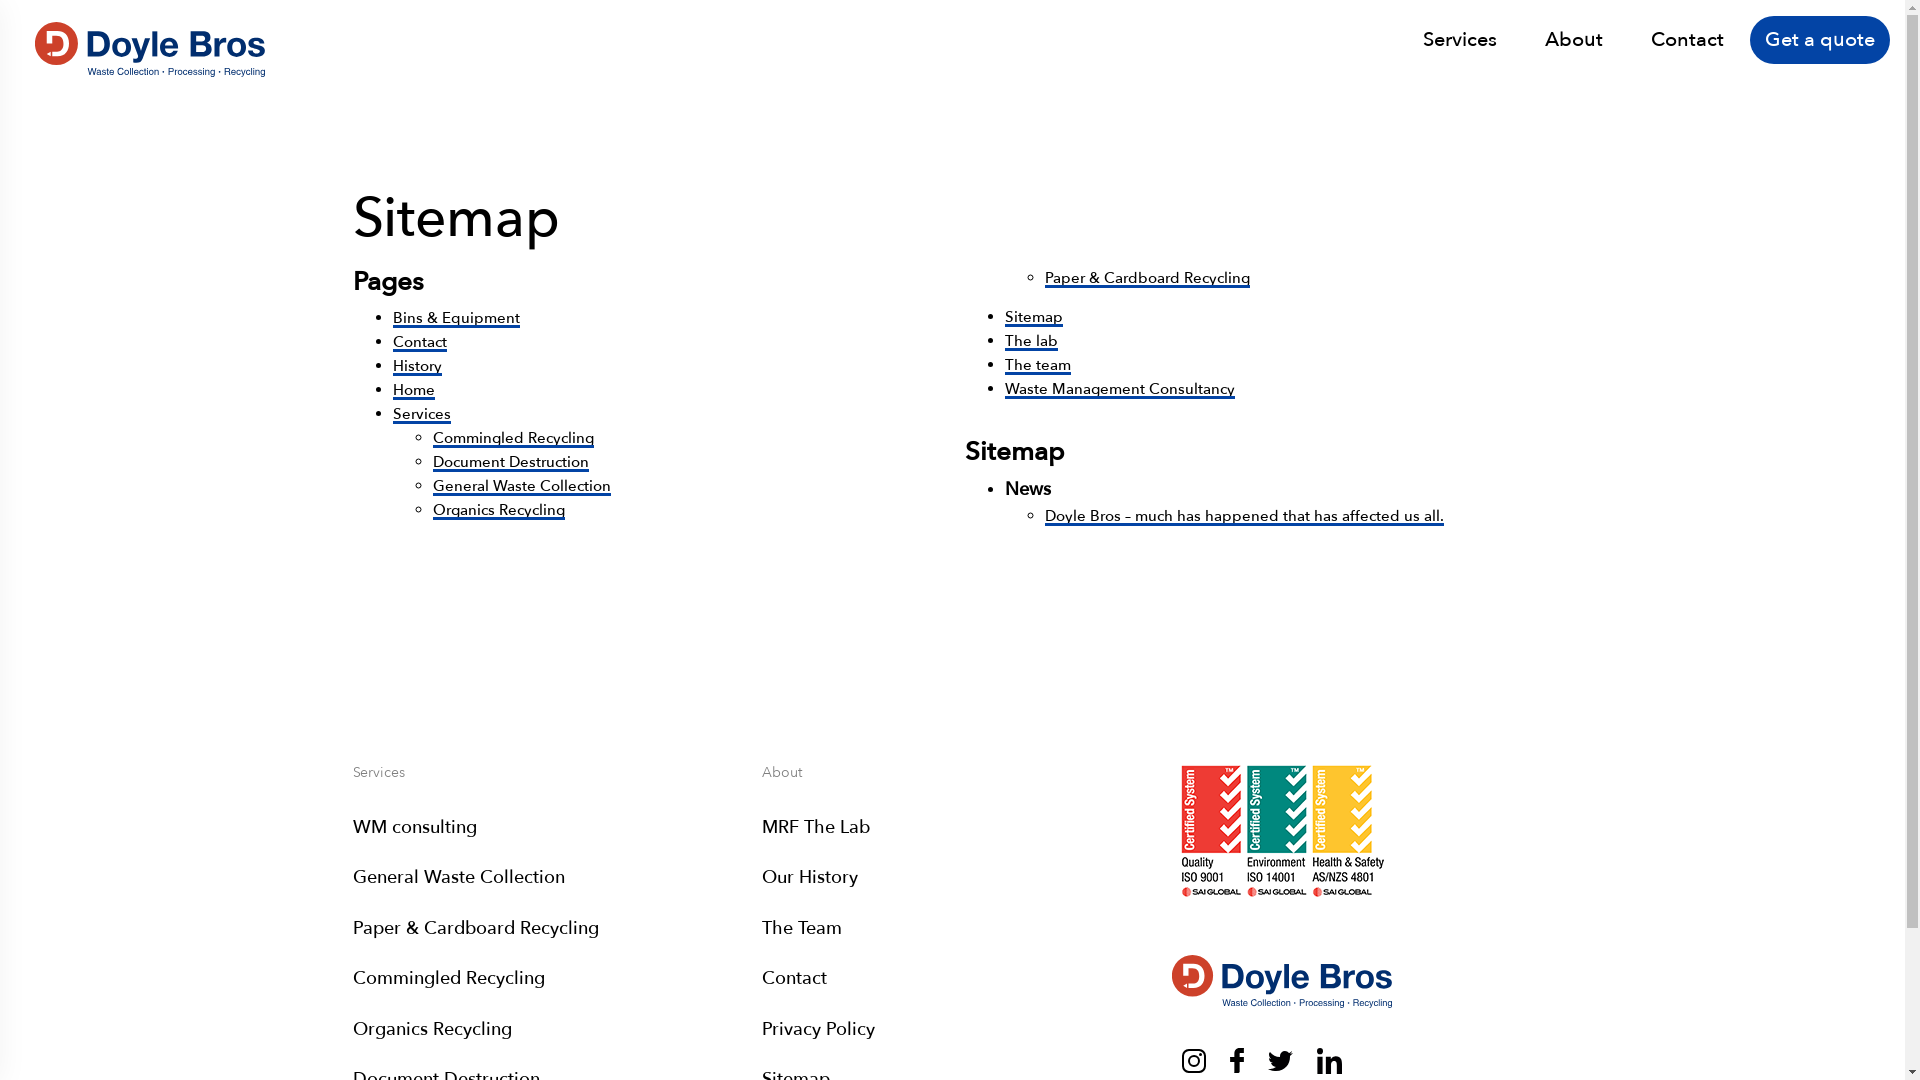 This screenshot has width=1920, height=1080. Describe the element at coordinates (498, 508) in the screenshot. I see `'Organics Recycling'` at that location.